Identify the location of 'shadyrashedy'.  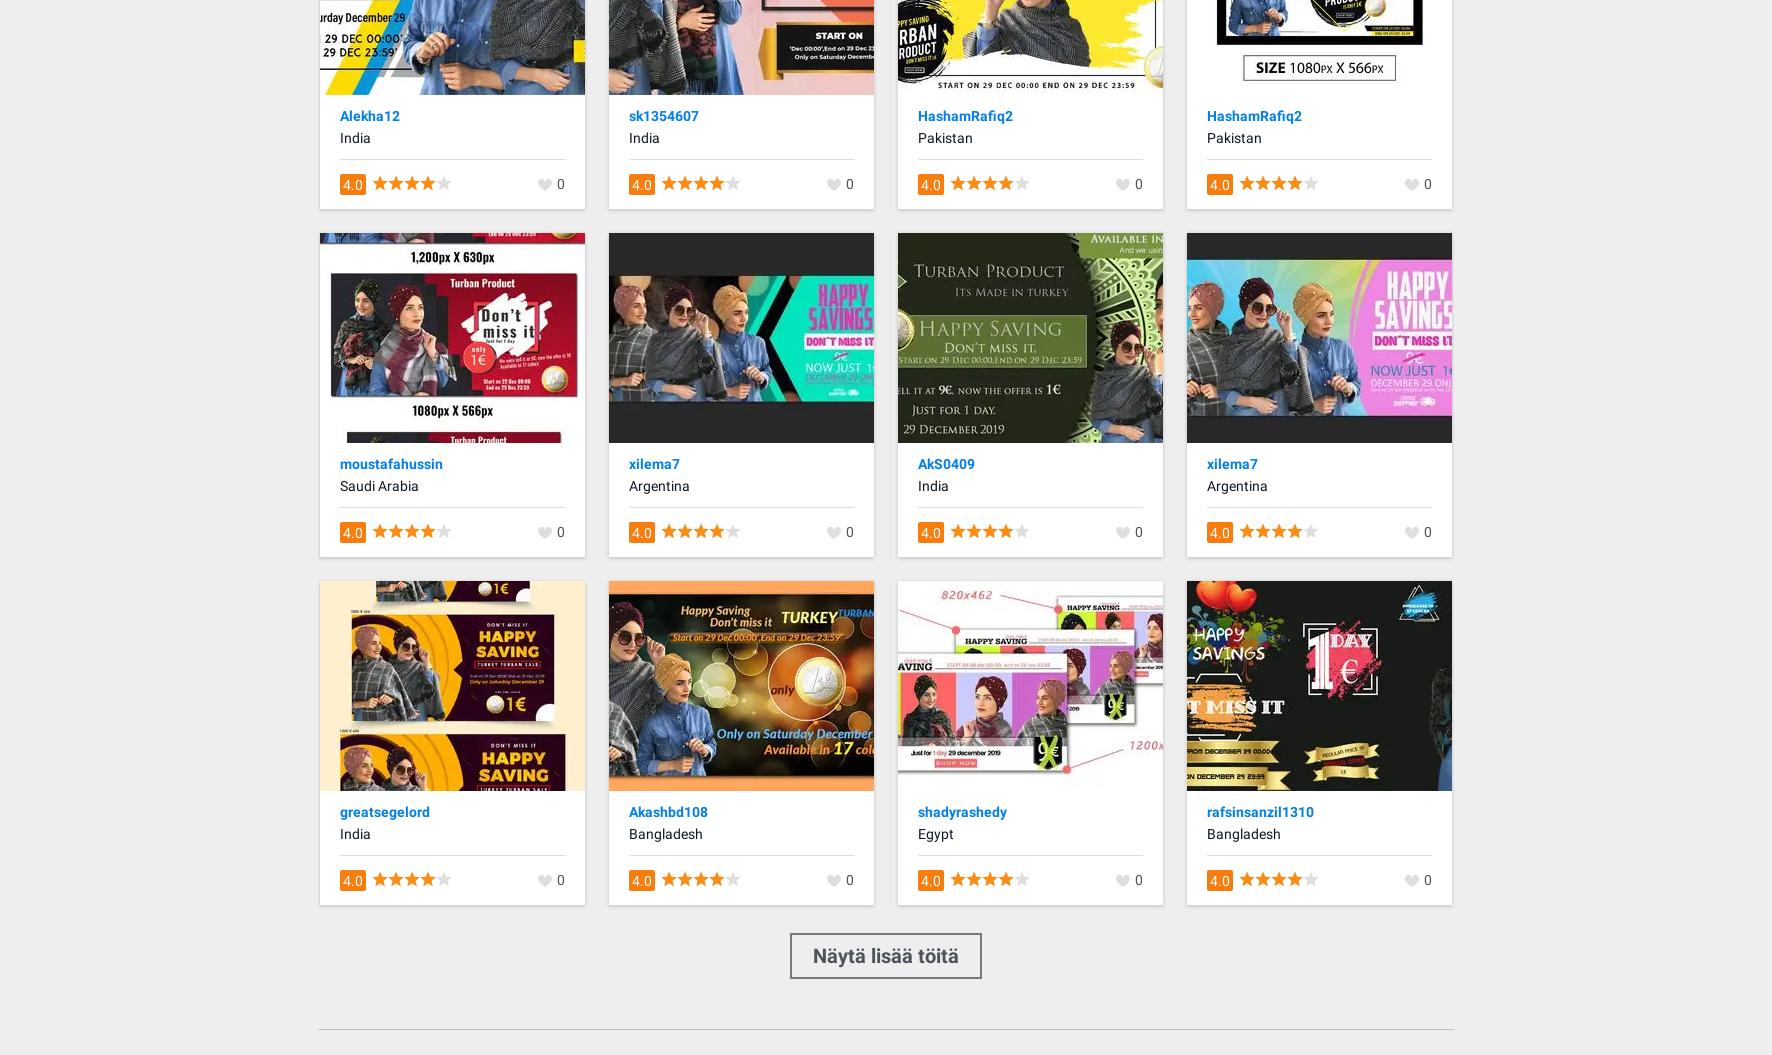
(961, 809).